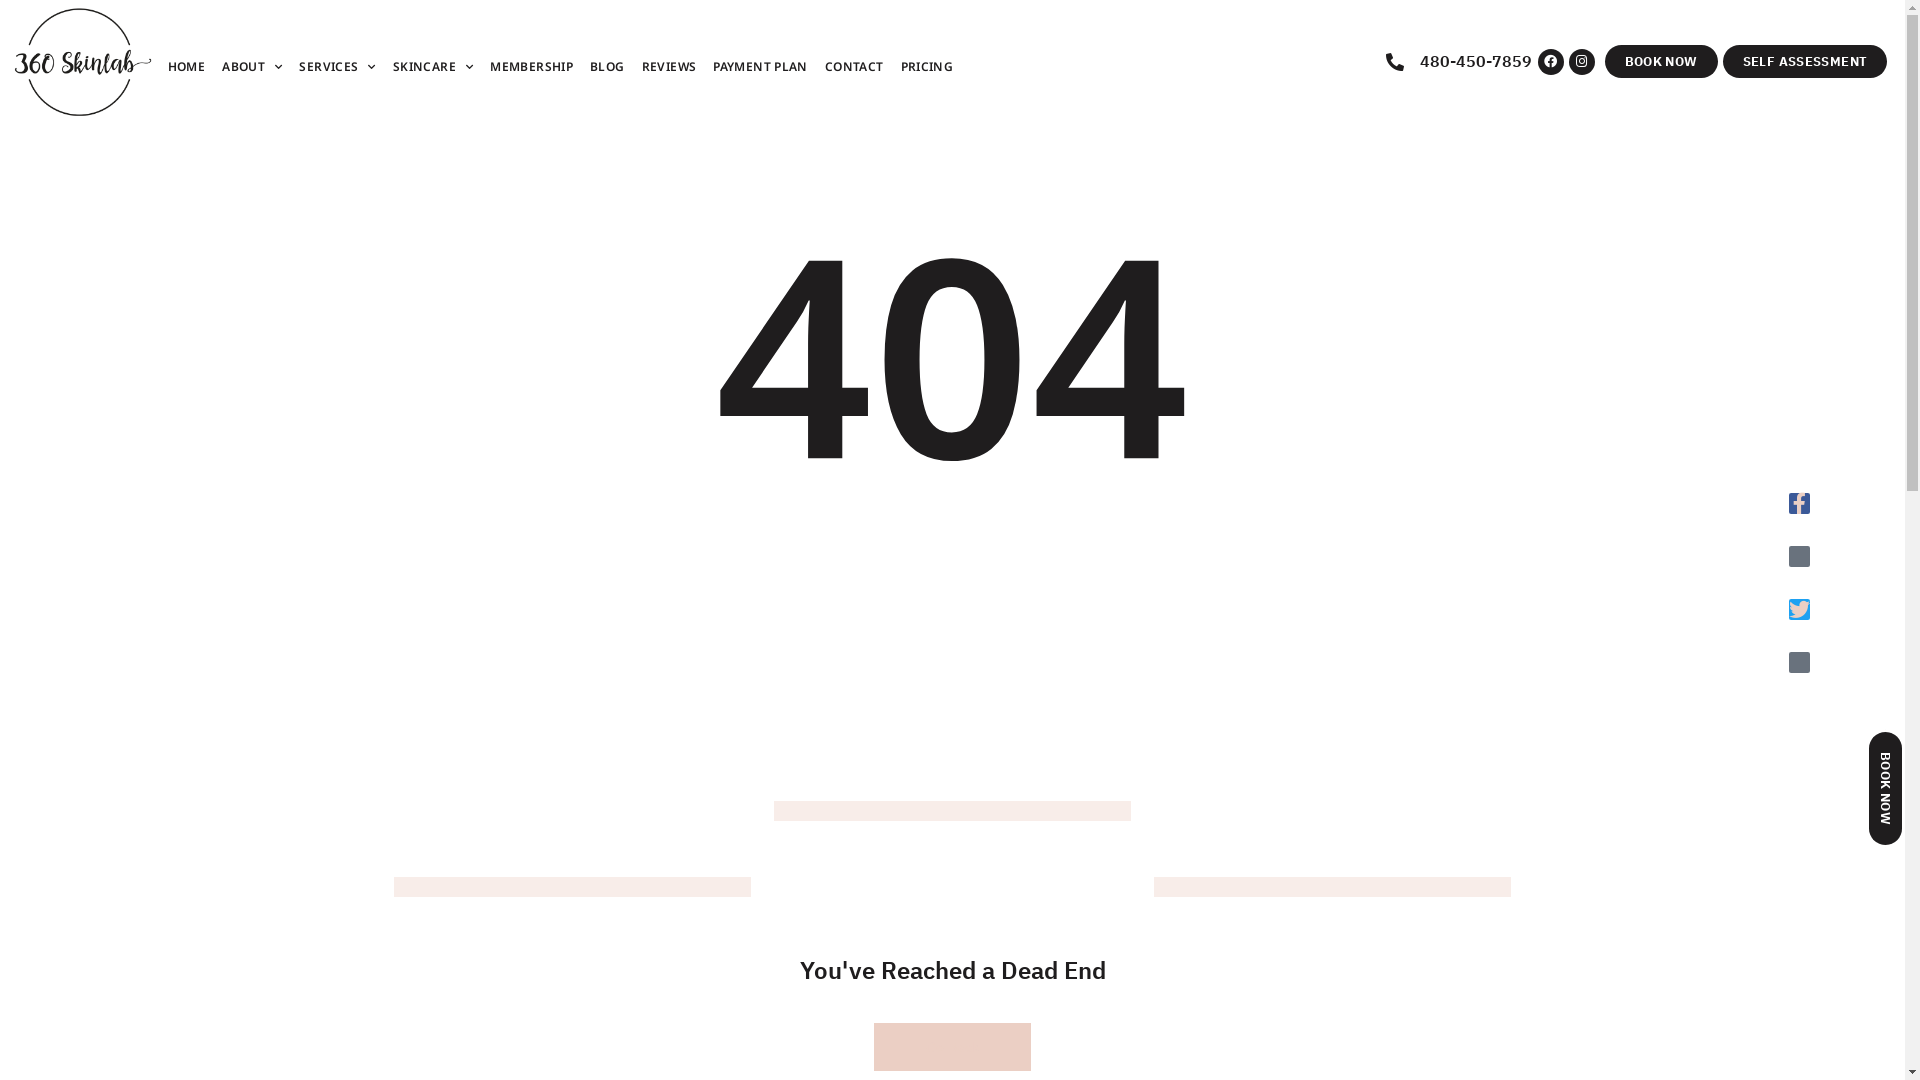 This screenshot has height=1080, width=1920. I want to click on 'REVIEWS', so click(669, 65).